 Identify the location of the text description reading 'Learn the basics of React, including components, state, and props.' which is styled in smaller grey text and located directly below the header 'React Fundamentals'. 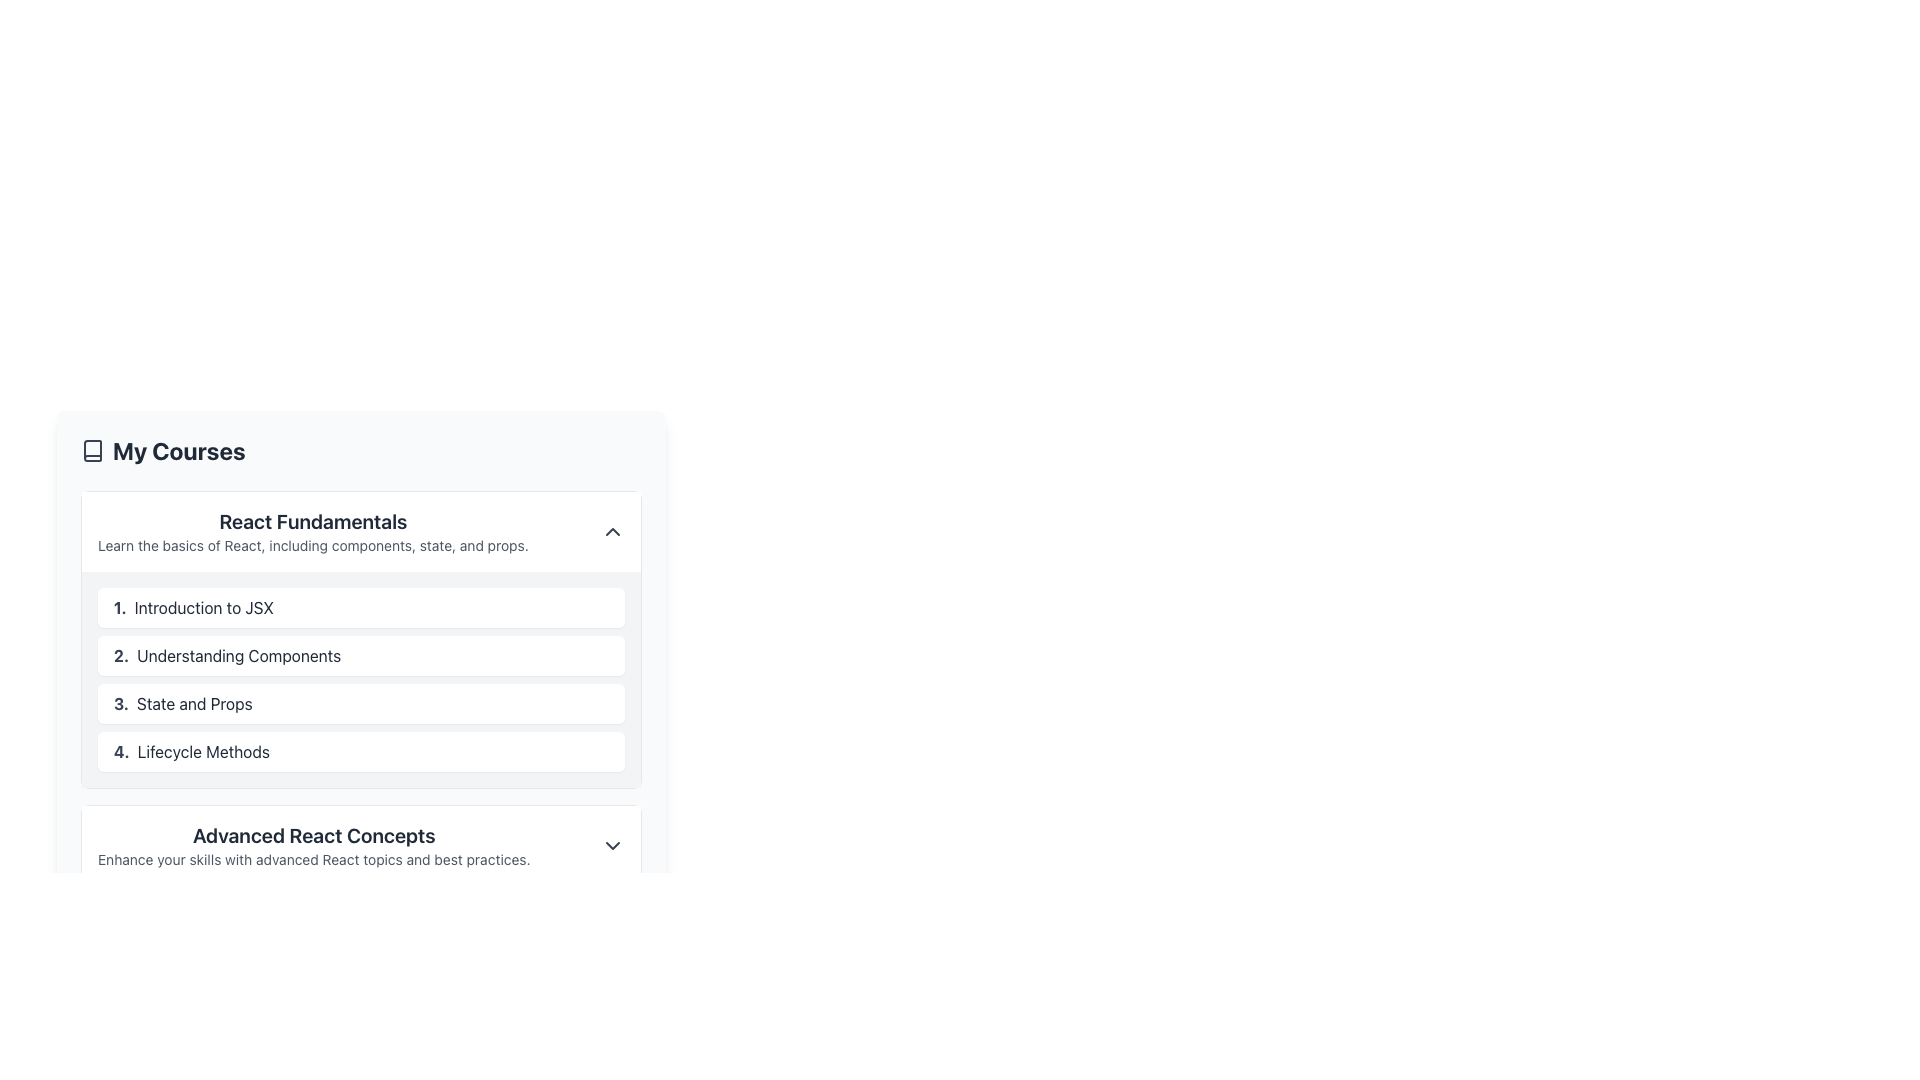
(312, 546).